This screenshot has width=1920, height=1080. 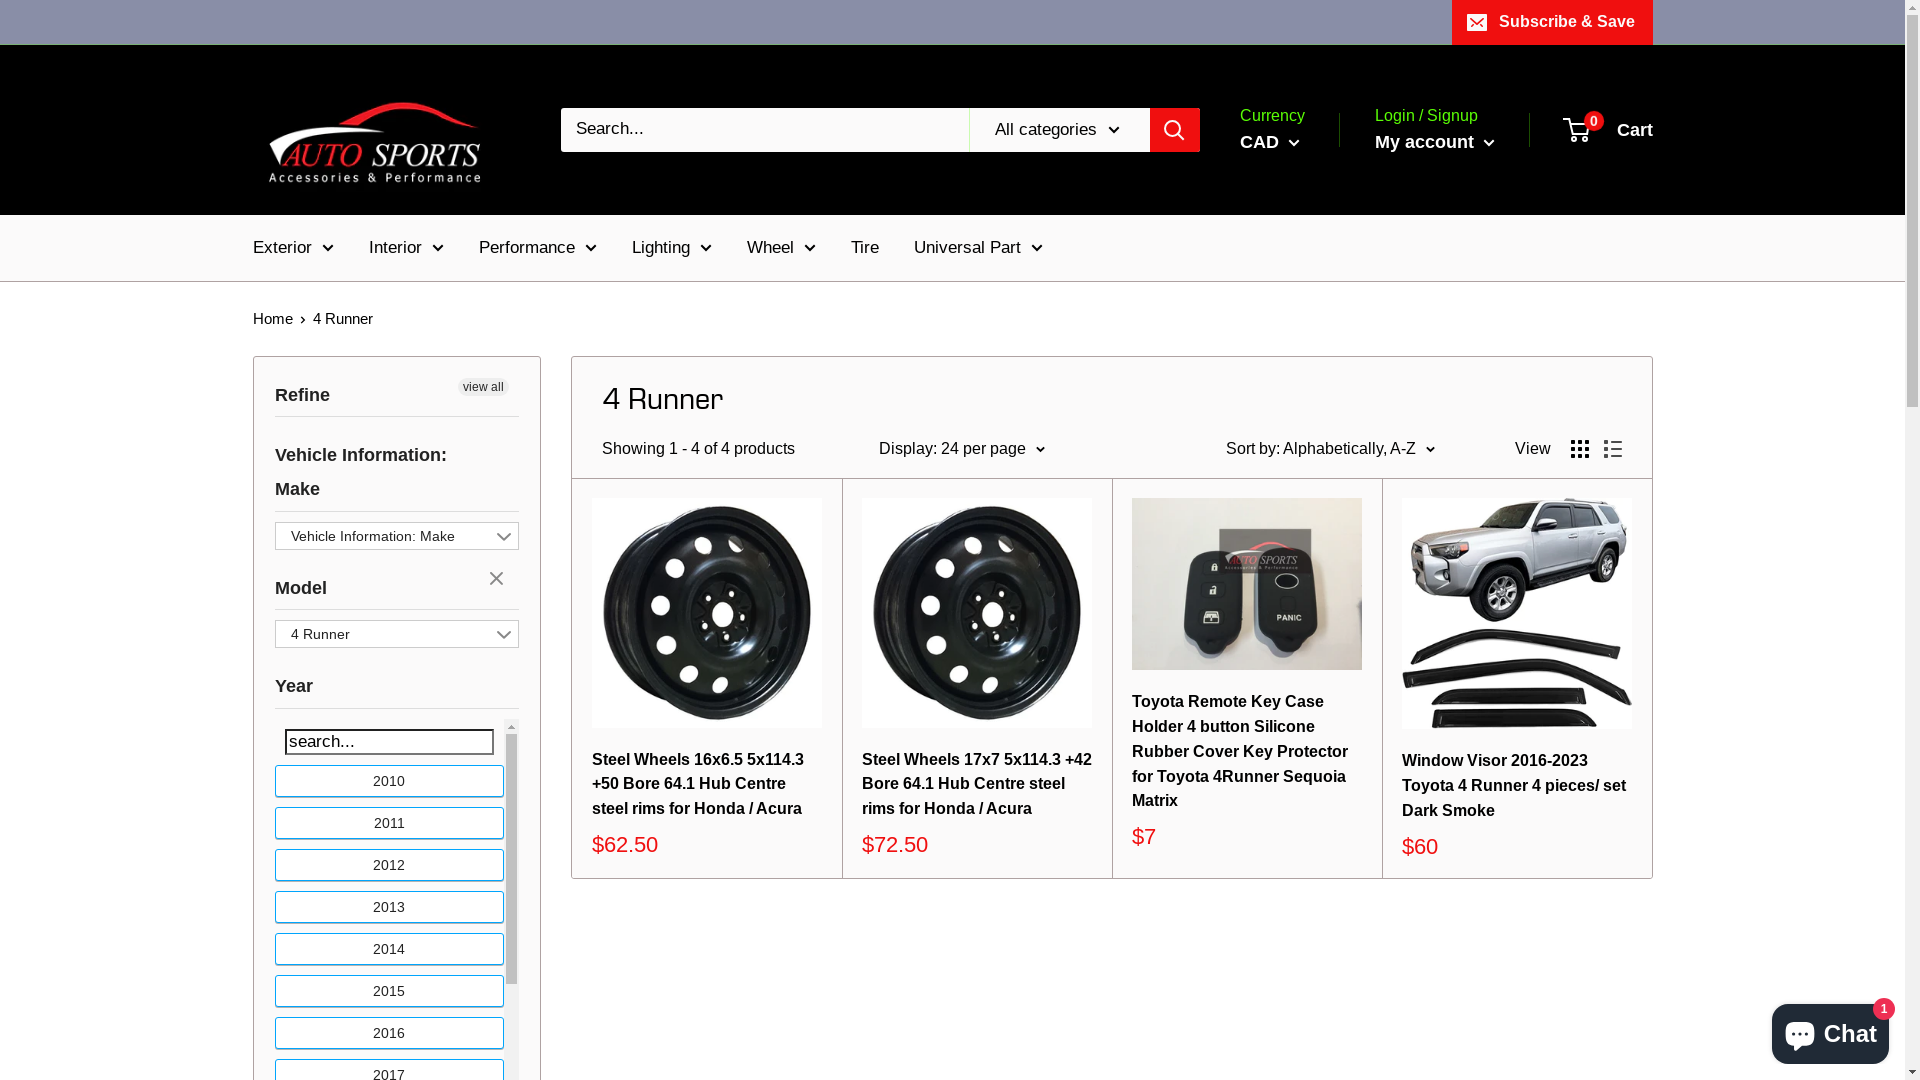 I want to click on '2016', so click(x=274, y=1033).